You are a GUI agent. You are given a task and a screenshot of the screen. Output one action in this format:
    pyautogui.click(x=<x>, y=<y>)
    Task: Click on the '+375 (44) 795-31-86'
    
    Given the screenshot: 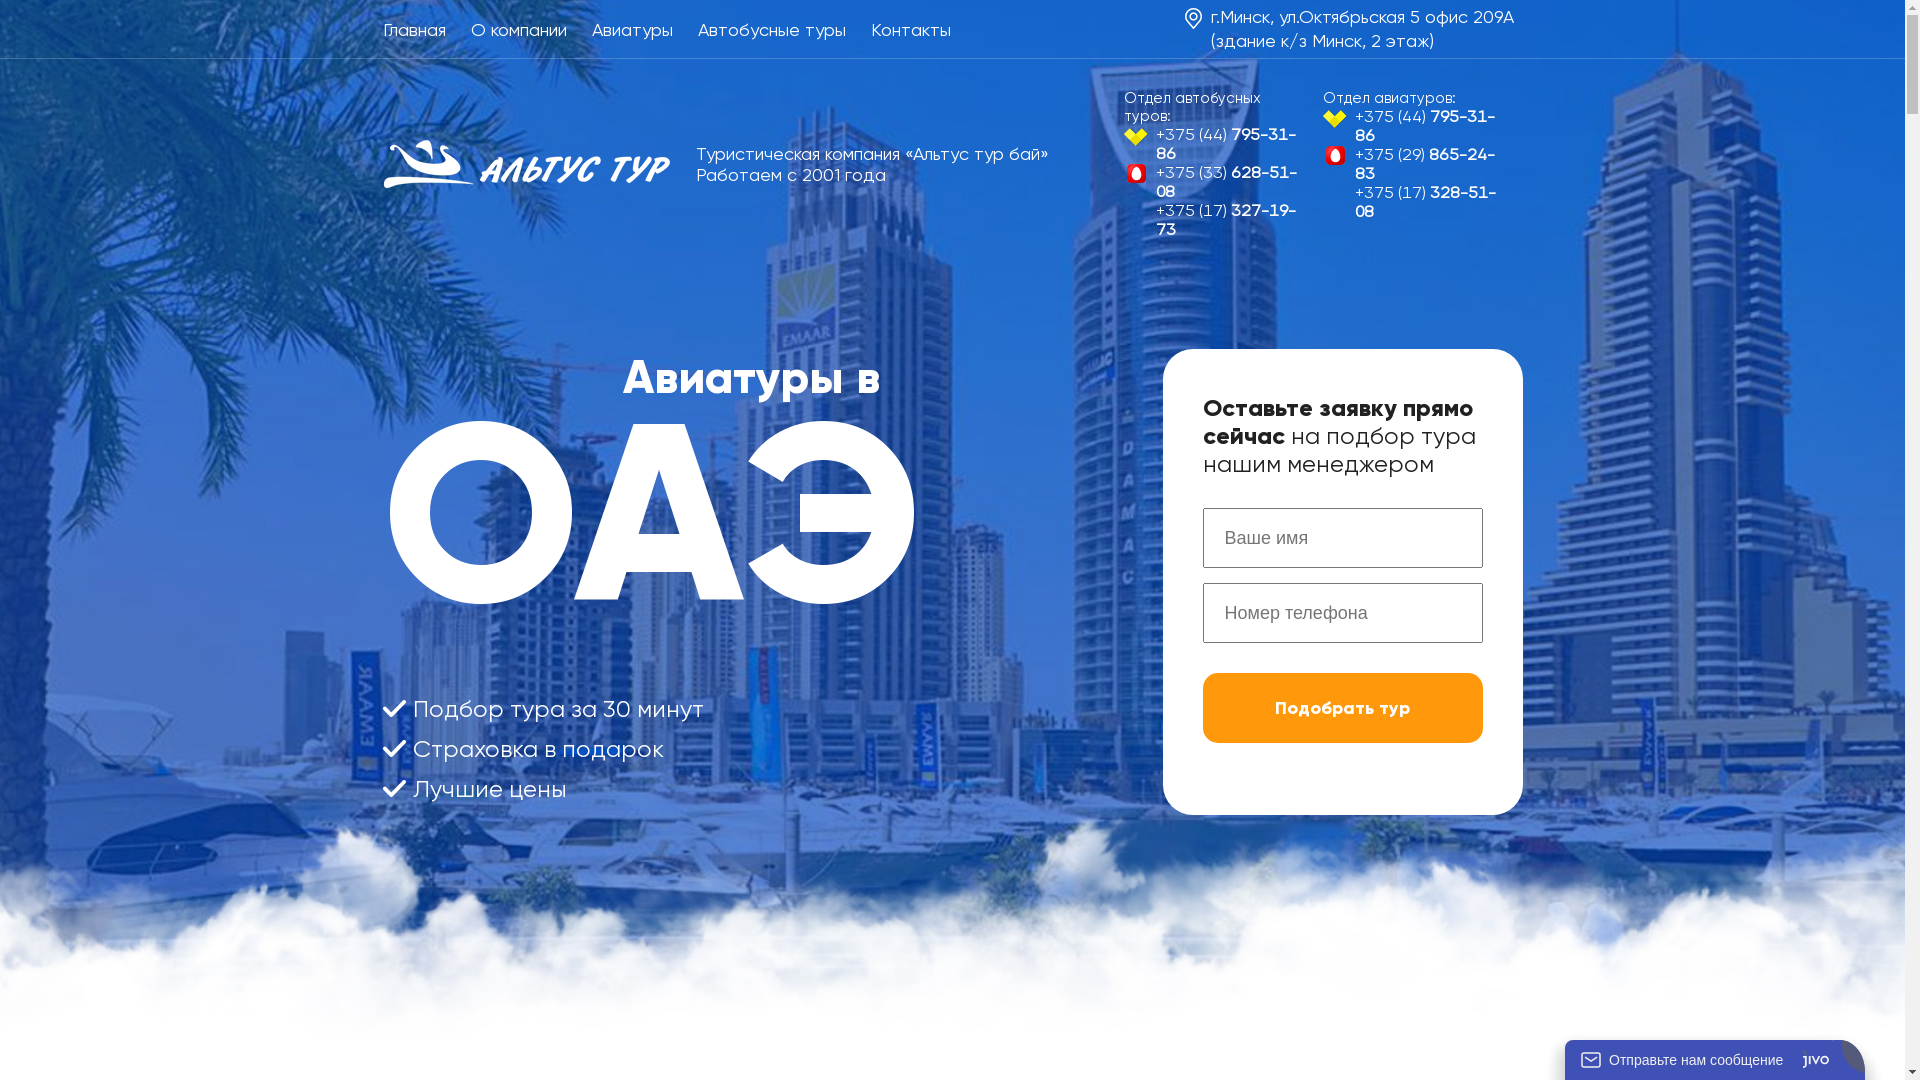 What is the action you would take?
    pyautogui.click(x=1414, y=126)
    